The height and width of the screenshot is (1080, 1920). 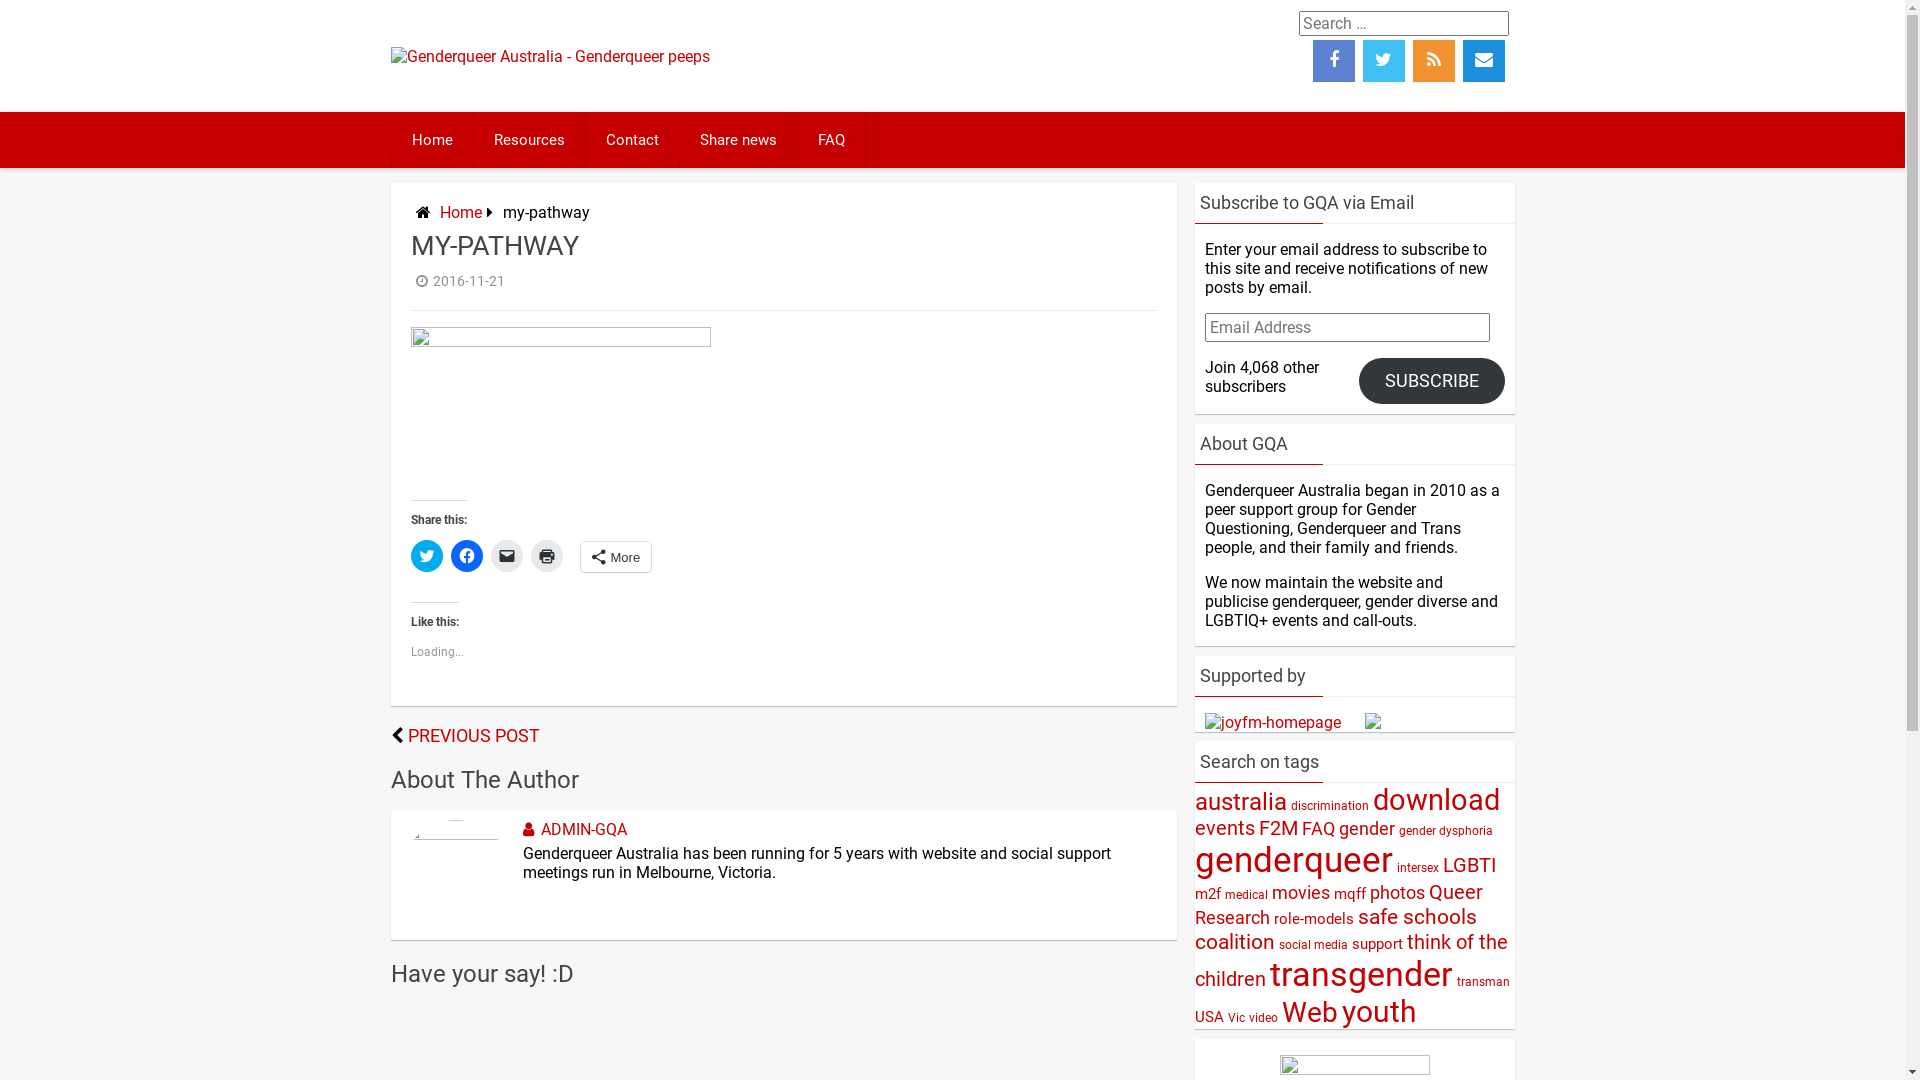 What do you see at coordinates (473, 736) in the screenshot?
I see `'PREVIOUS POST'` at bounding box center [473, 736].